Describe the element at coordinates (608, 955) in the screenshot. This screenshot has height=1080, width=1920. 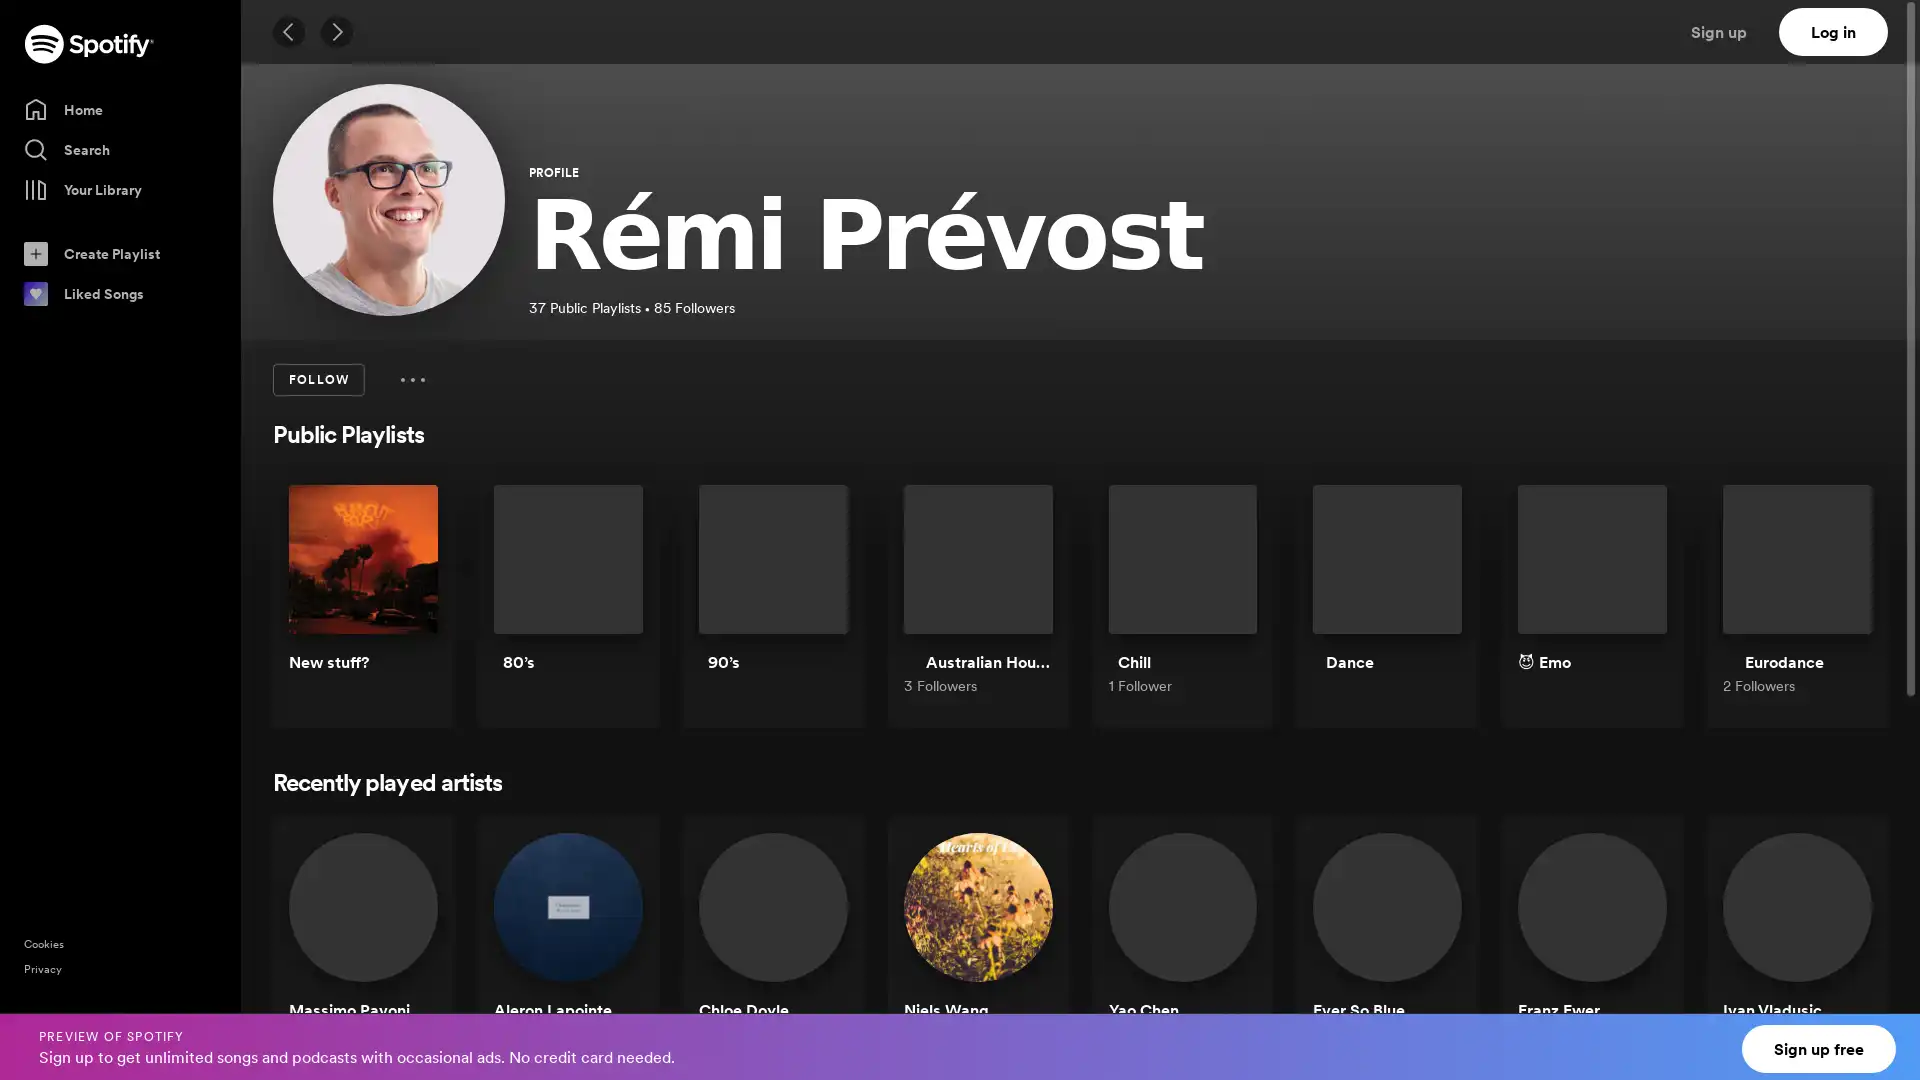
I see `Play Aleron Lapointe` at that location.